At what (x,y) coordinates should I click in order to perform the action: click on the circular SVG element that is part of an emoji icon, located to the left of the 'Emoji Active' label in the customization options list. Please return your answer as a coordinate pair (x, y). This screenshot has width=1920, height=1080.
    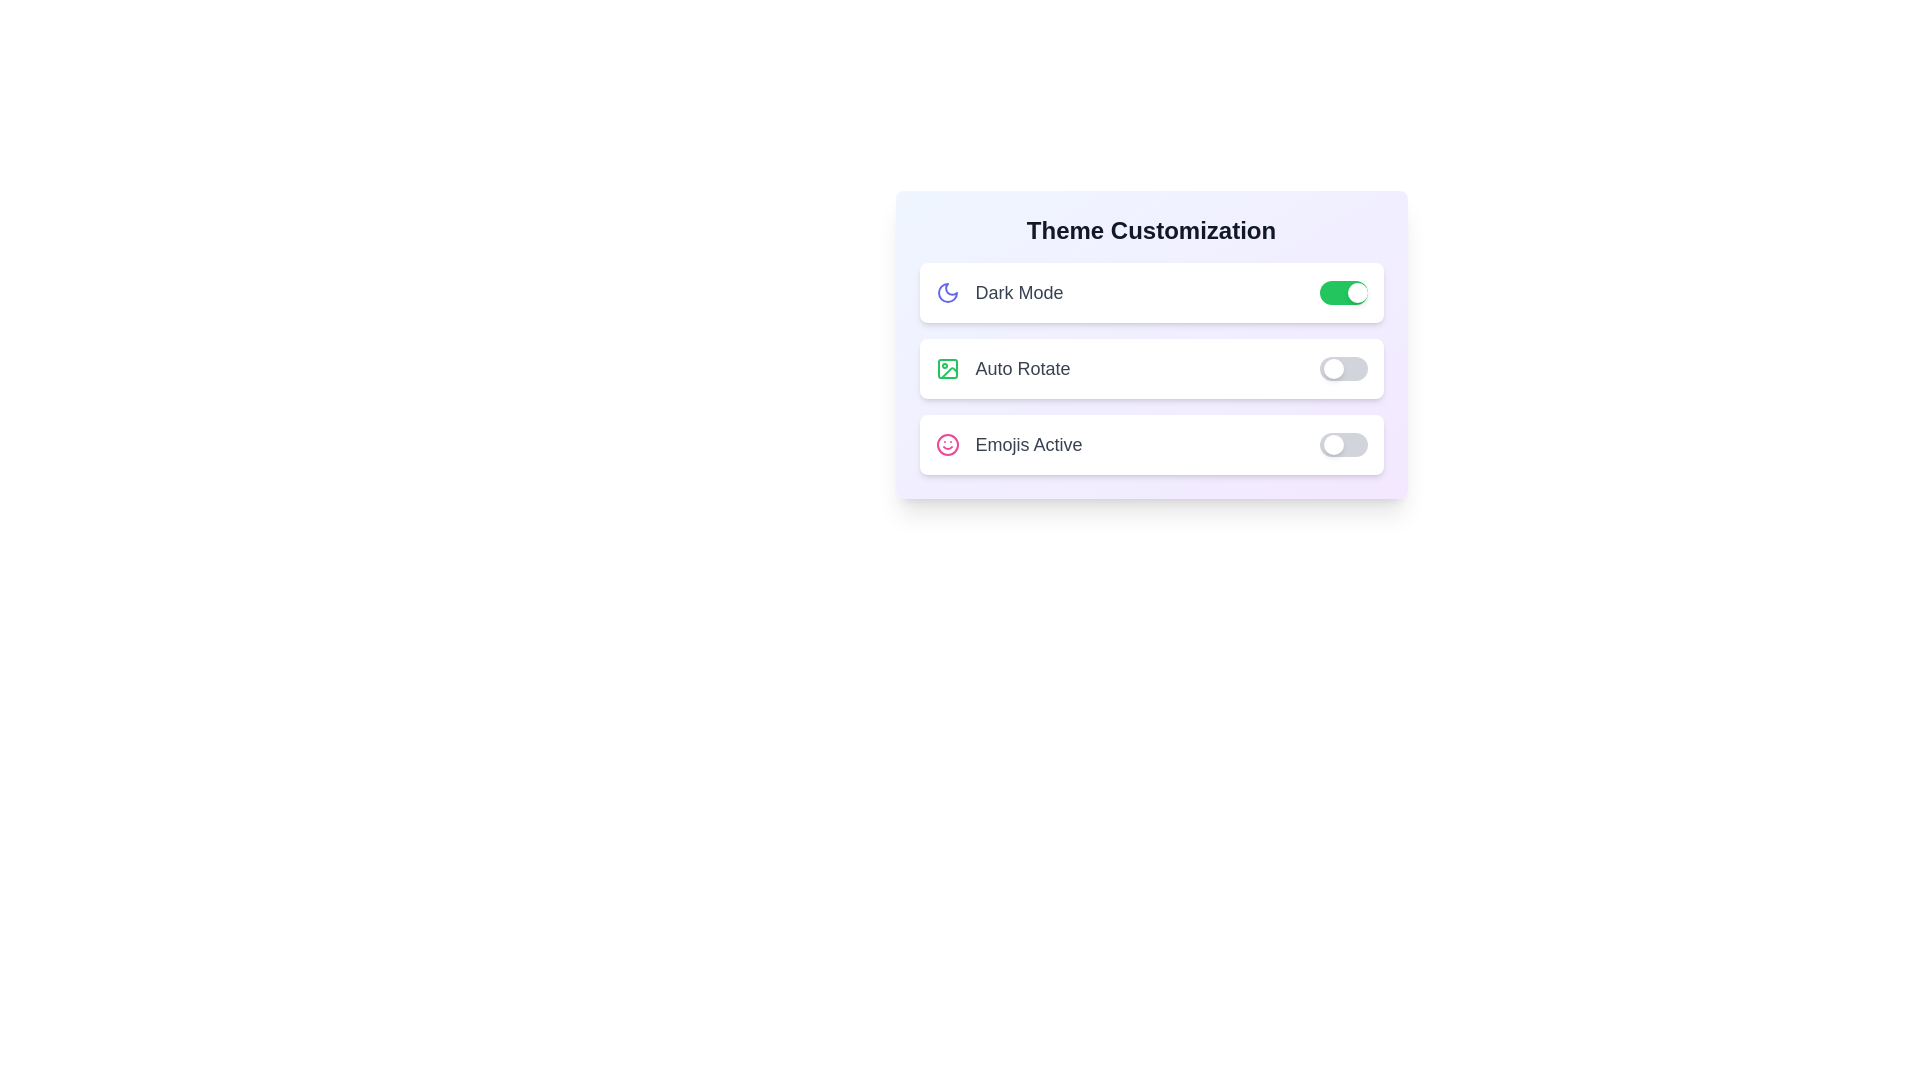
    Looking at the image, I should click on (946, 443).